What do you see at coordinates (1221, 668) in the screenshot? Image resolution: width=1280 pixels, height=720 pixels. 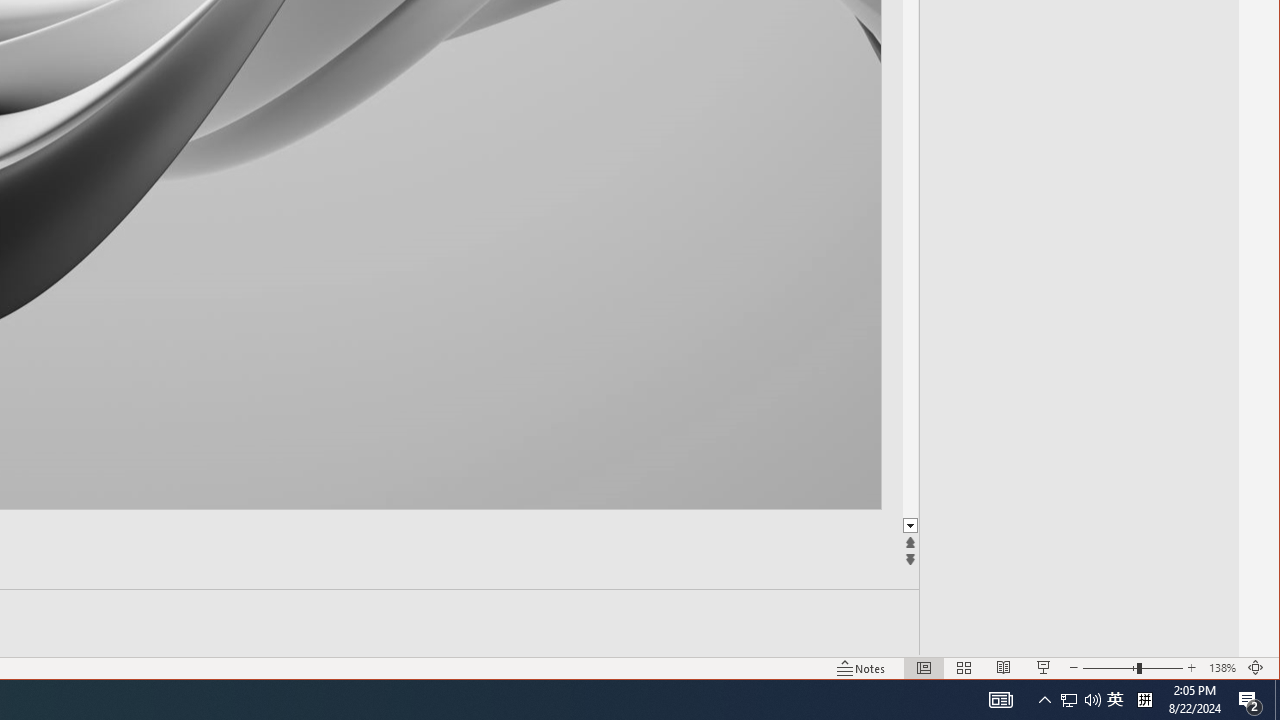 I see `'Zoom 138%'` at bounding box center [1221, 668].